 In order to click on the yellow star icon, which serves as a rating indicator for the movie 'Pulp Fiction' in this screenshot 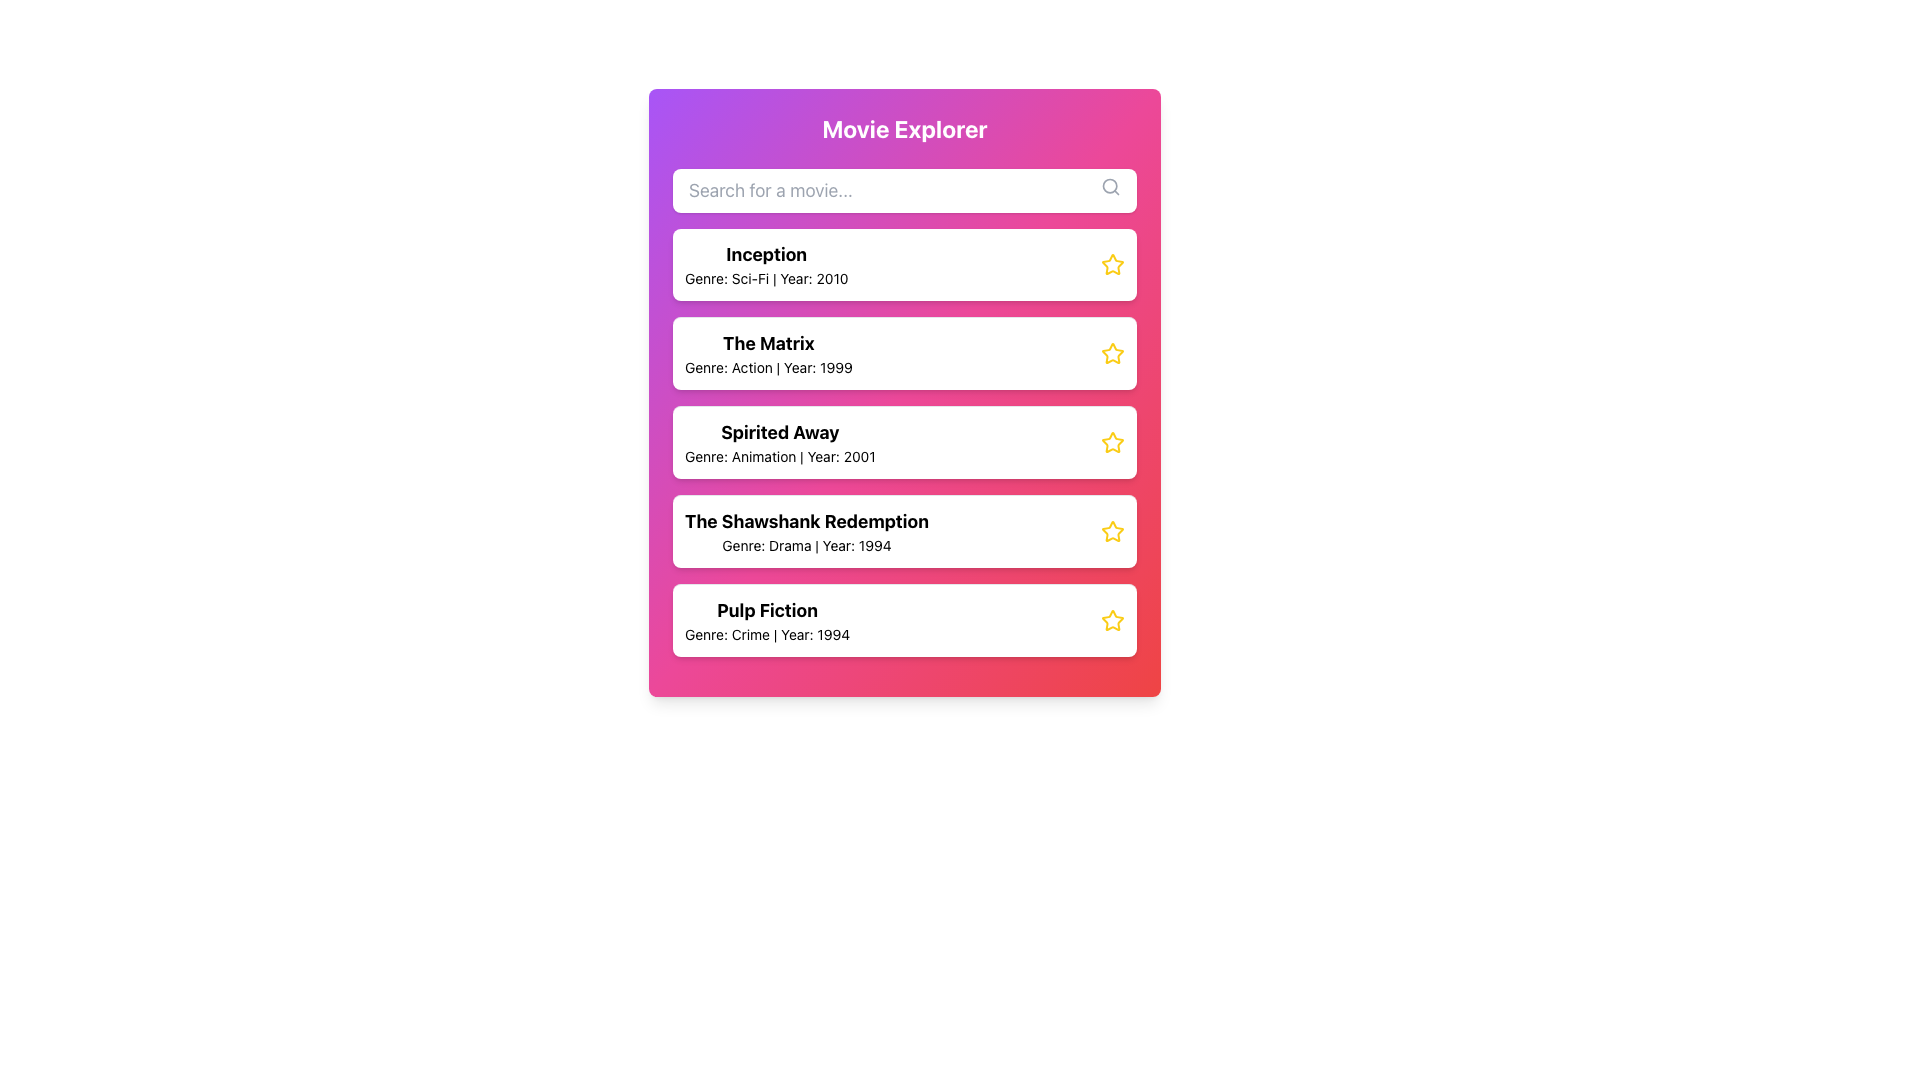, I will do `click(1112, 620)`.